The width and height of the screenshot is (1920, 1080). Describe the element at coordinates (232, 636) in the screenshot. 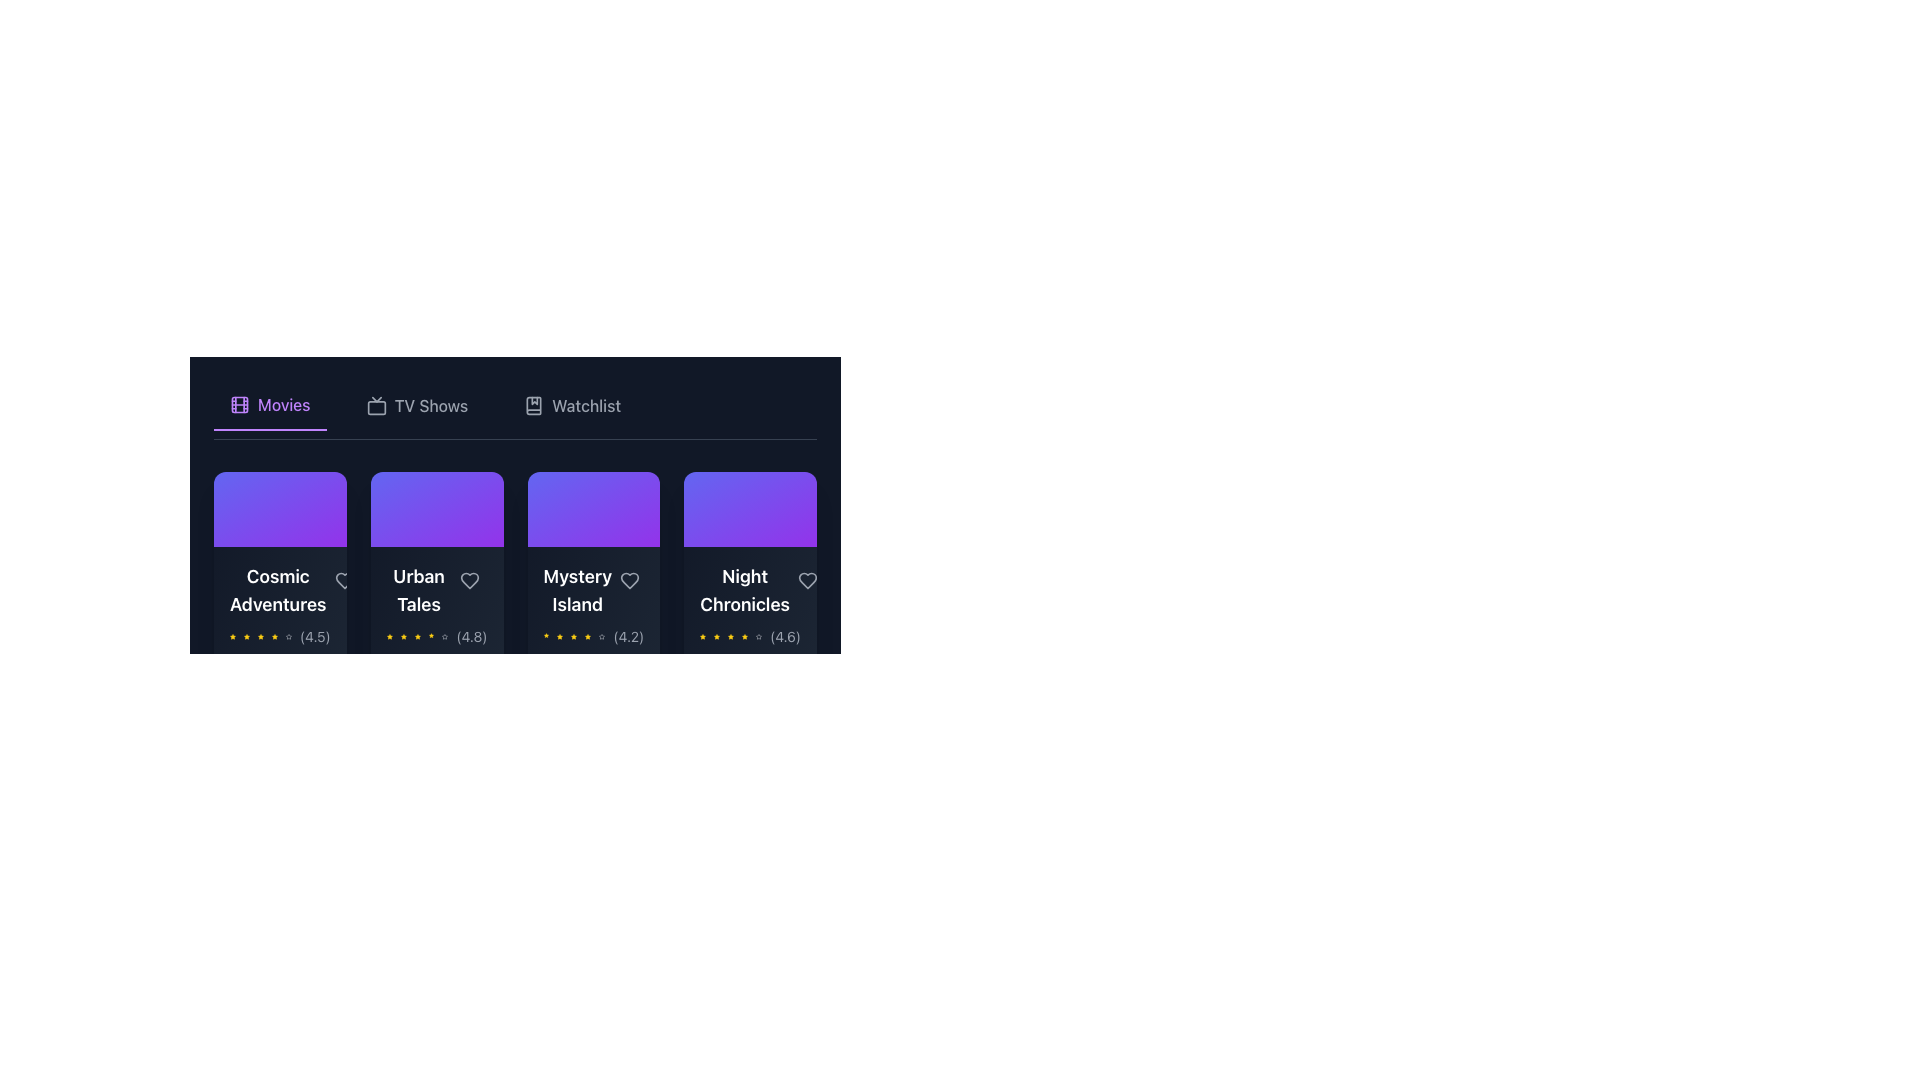

I see `the first yellow star icon in the five-star rating system located below the title 'Cosmic Adventures' in the 'Movies' section` at that location.